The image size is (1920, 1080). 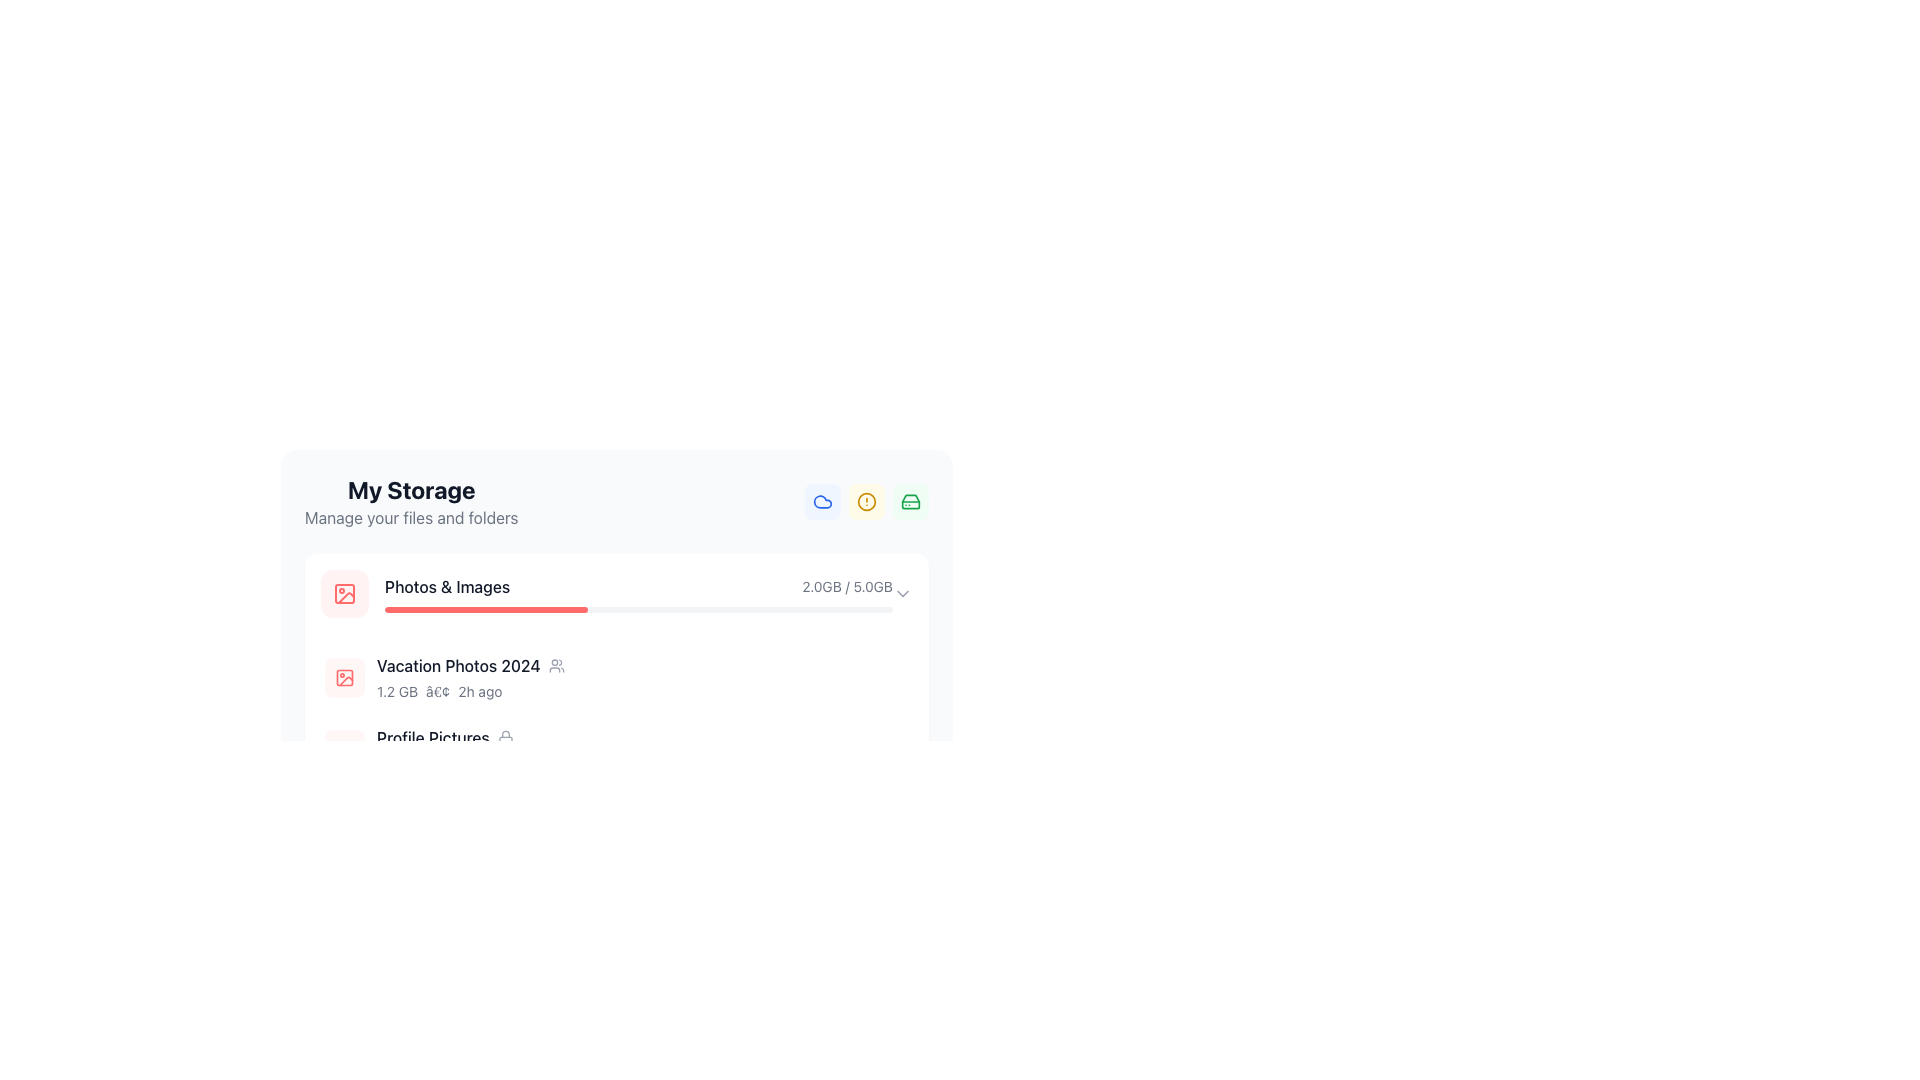 What do you see at coordinates (345, 677) in the screenshot?
I see `the rounded rectangle that is part of the larger icon located near the top-left corner of the list section, adjacent to the label 'Photos & Images'` at bounding box center [345, 677].